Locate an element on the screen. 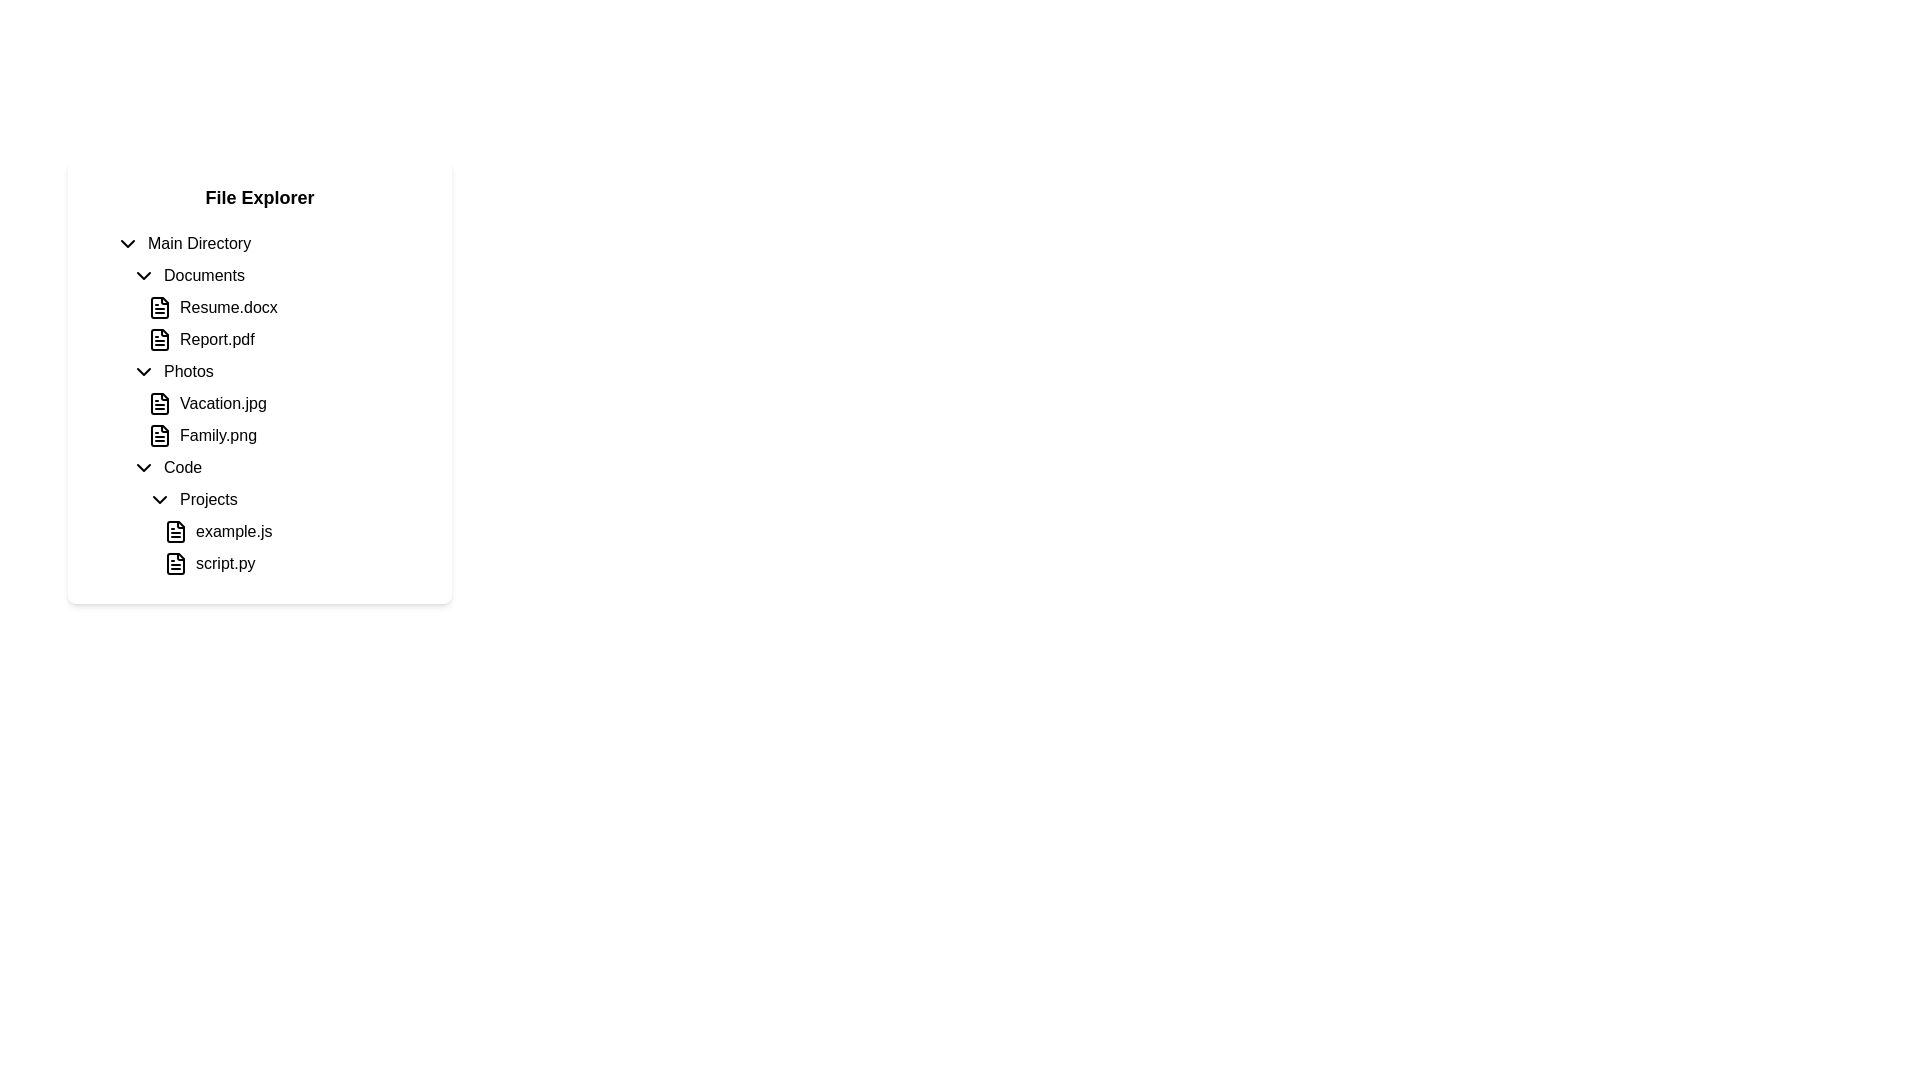 The image size is (1920, 1080). the downward-pointing black chevron icon next to the 'Code' label is located at coordinates (143, 467).